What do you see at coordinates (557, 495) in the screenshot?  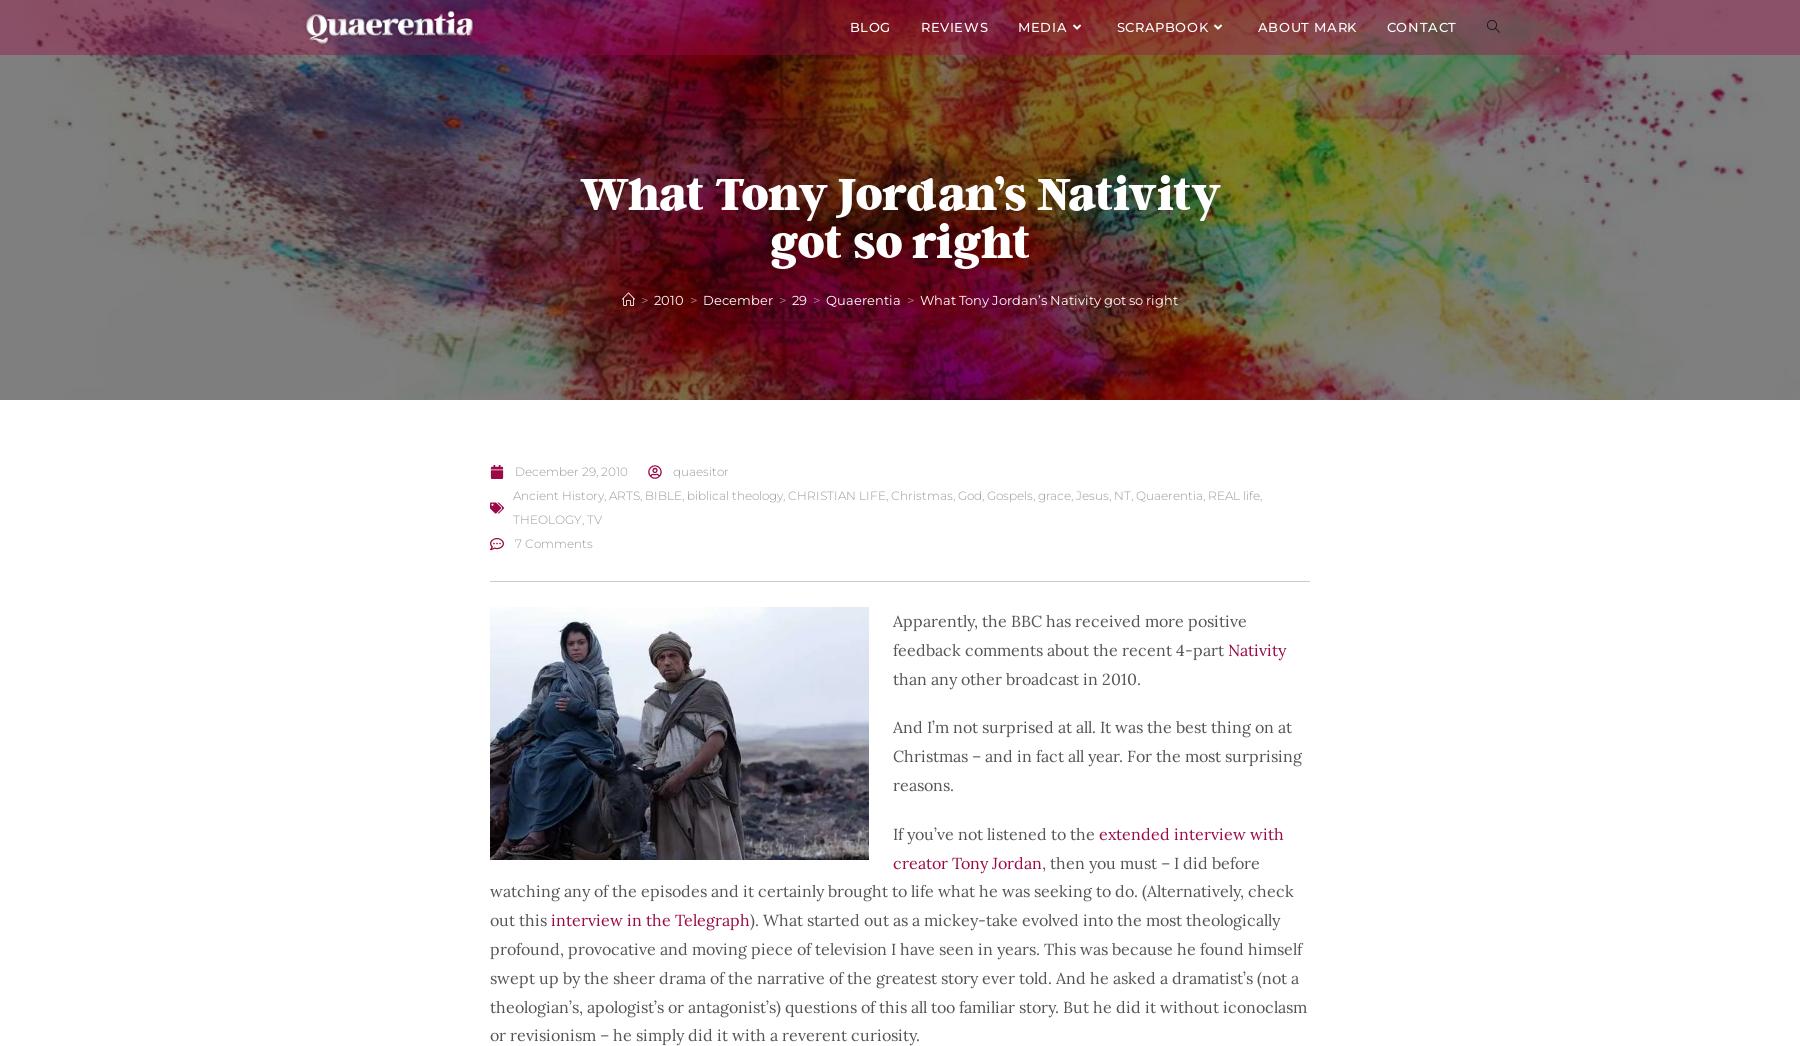 I see `'Ancient History'` at bounding box center [557, 495].